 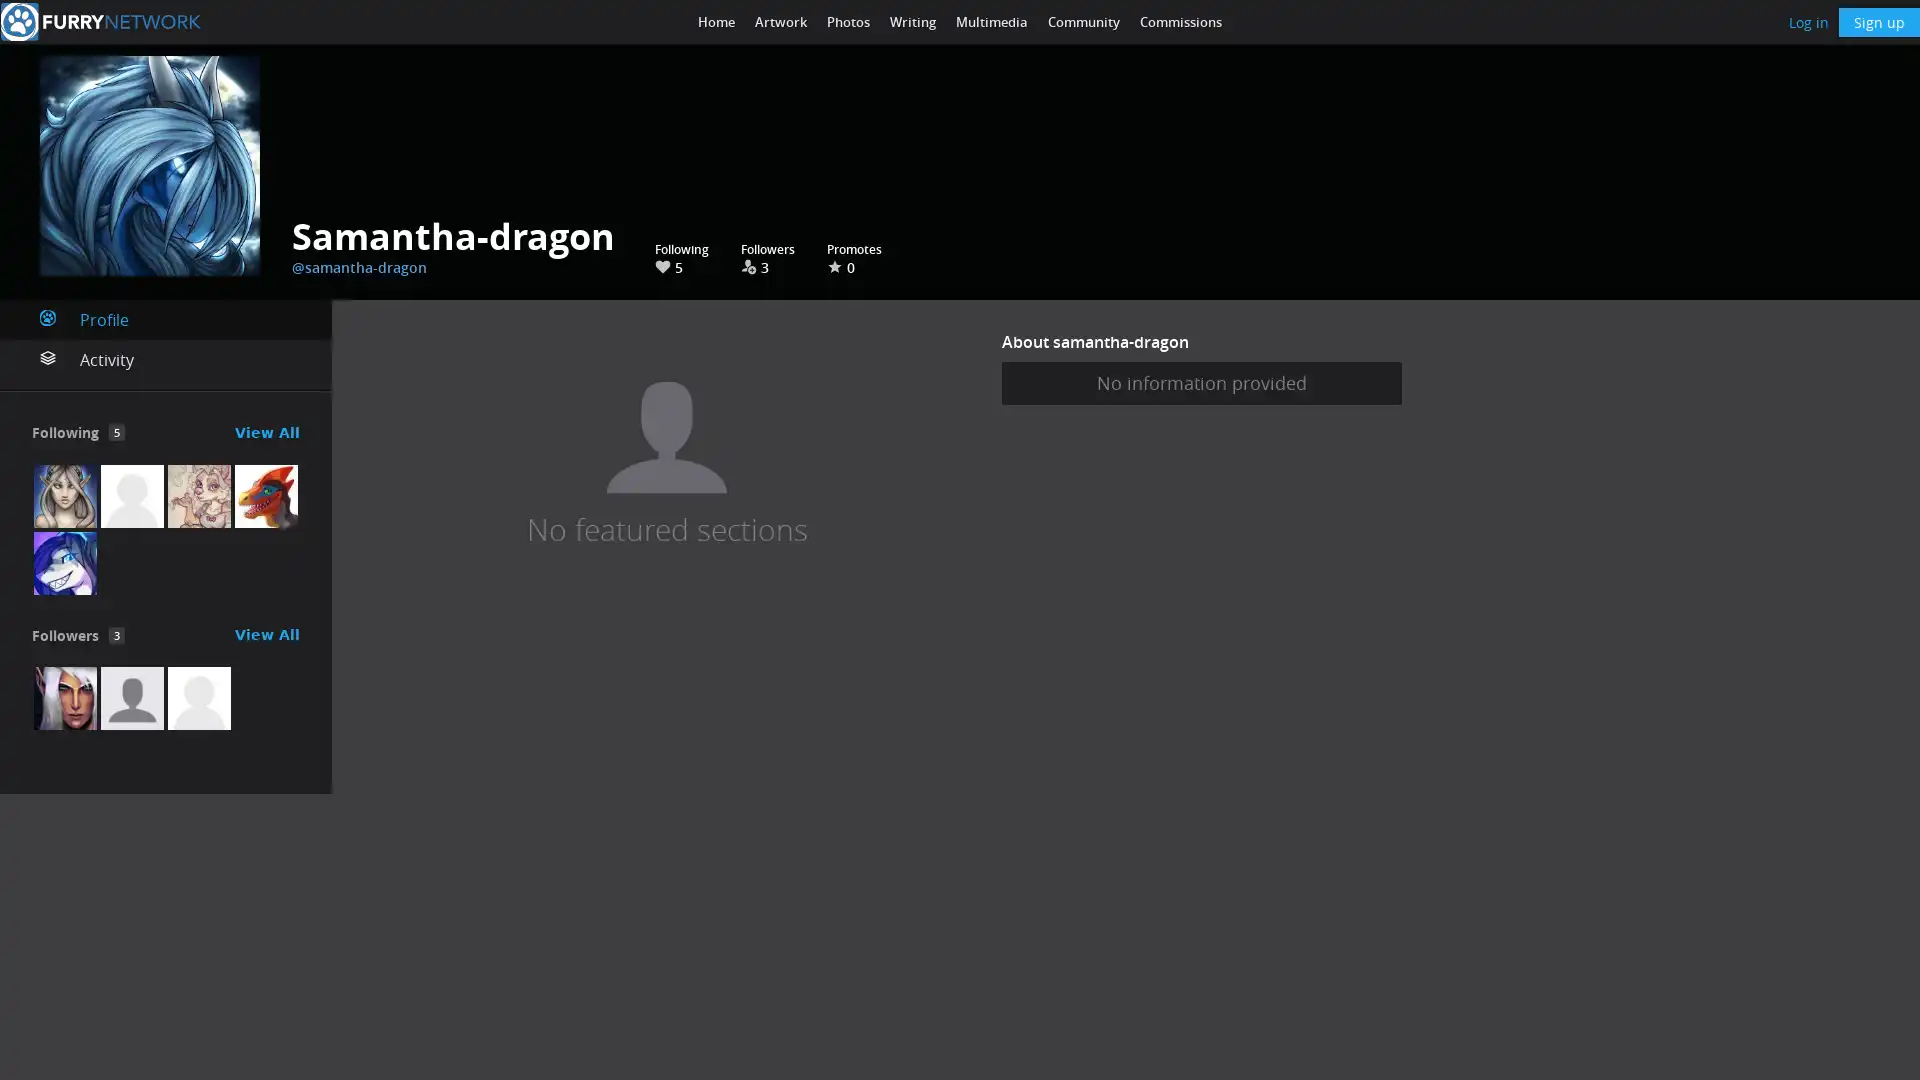 I want to click on View All, so click(x=266, y=635).